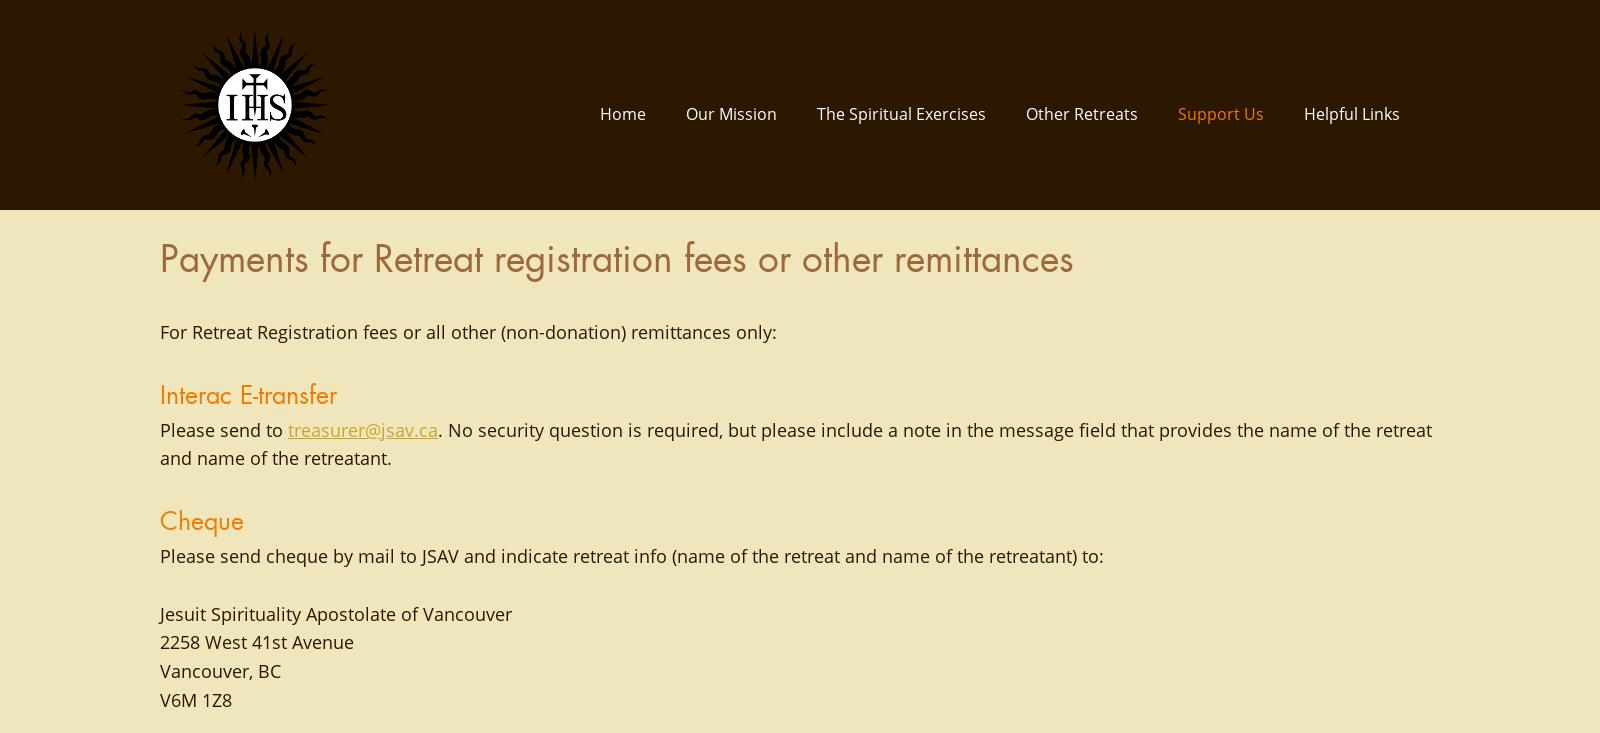 The height and width of the screenshot is (733, 1600). What do you see at coordinates (256, 641) in the screenshot?
I see `'2258 West 41st Avenue'` at bounding box center [256, 641].